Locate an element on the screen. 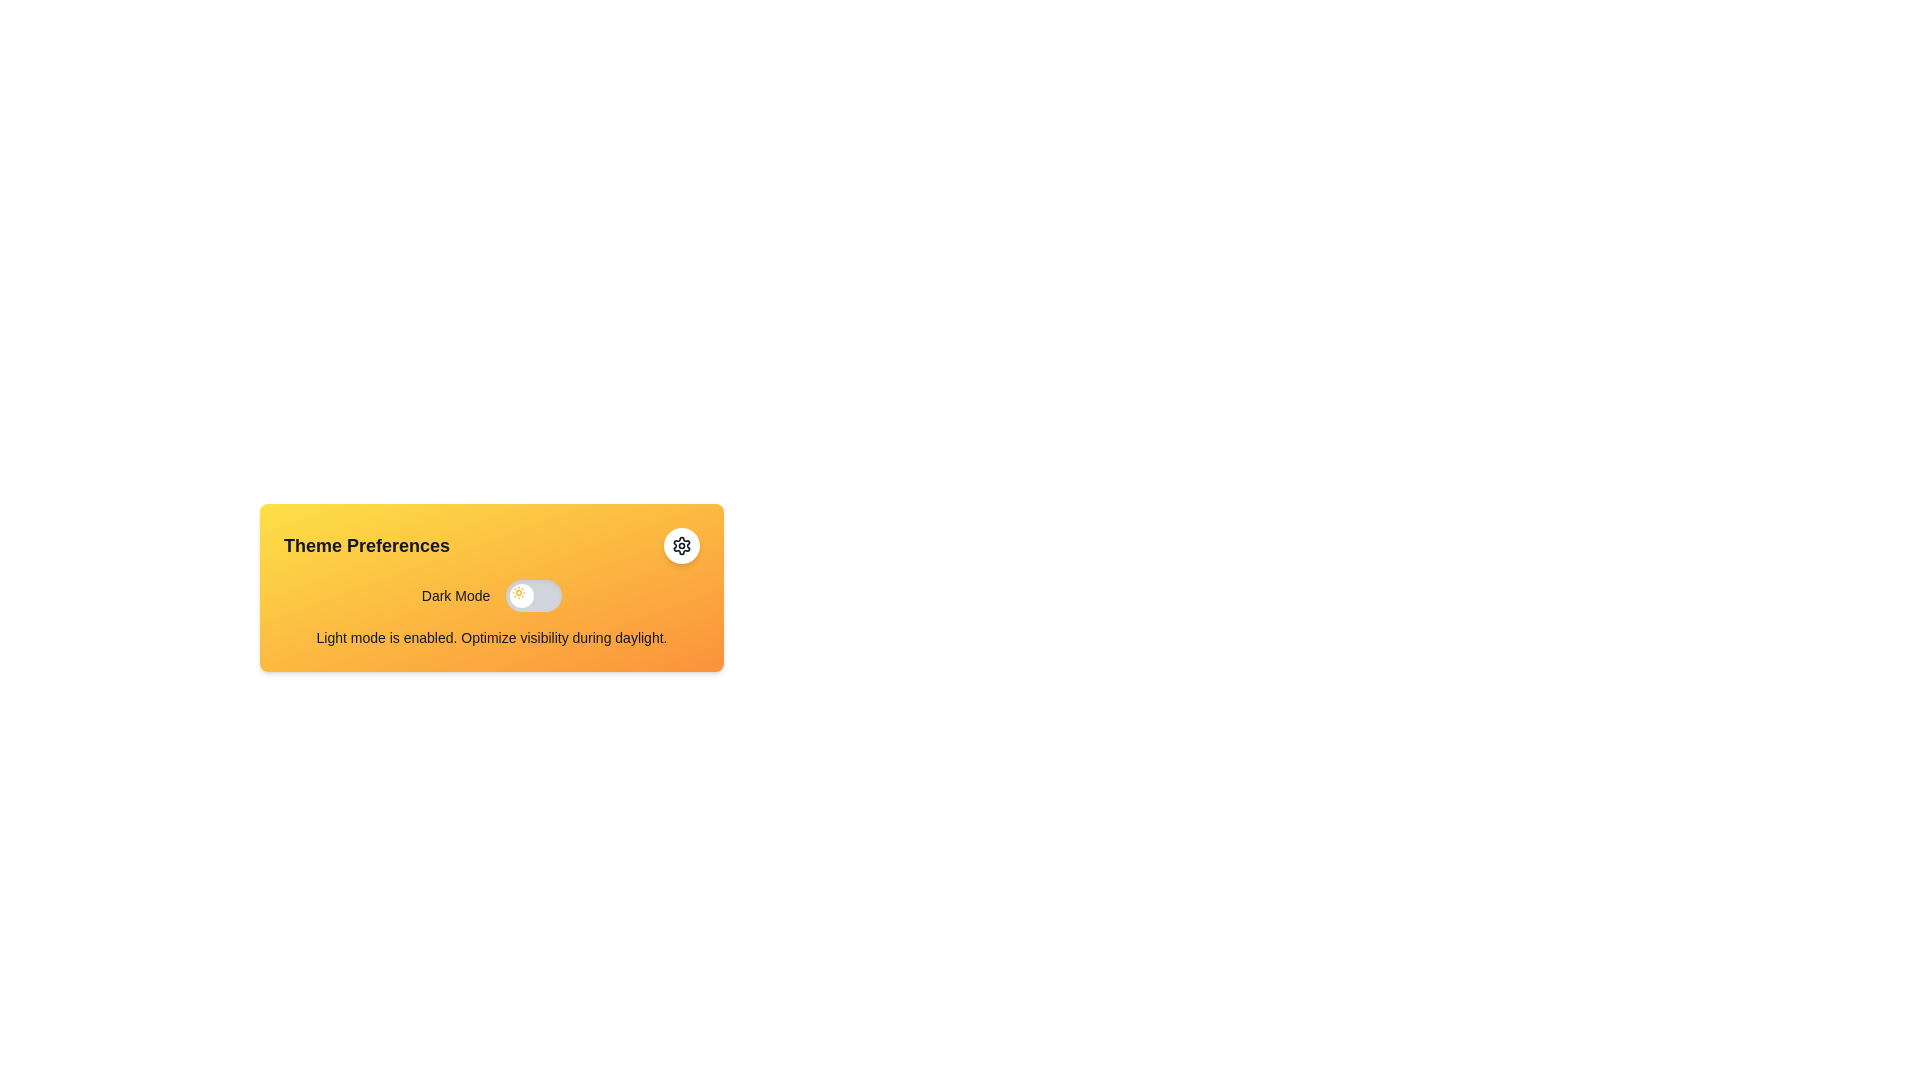  the settings icon located in the top-right corner of the 'Theme Preferences' card is located at coordinates (681, 546).